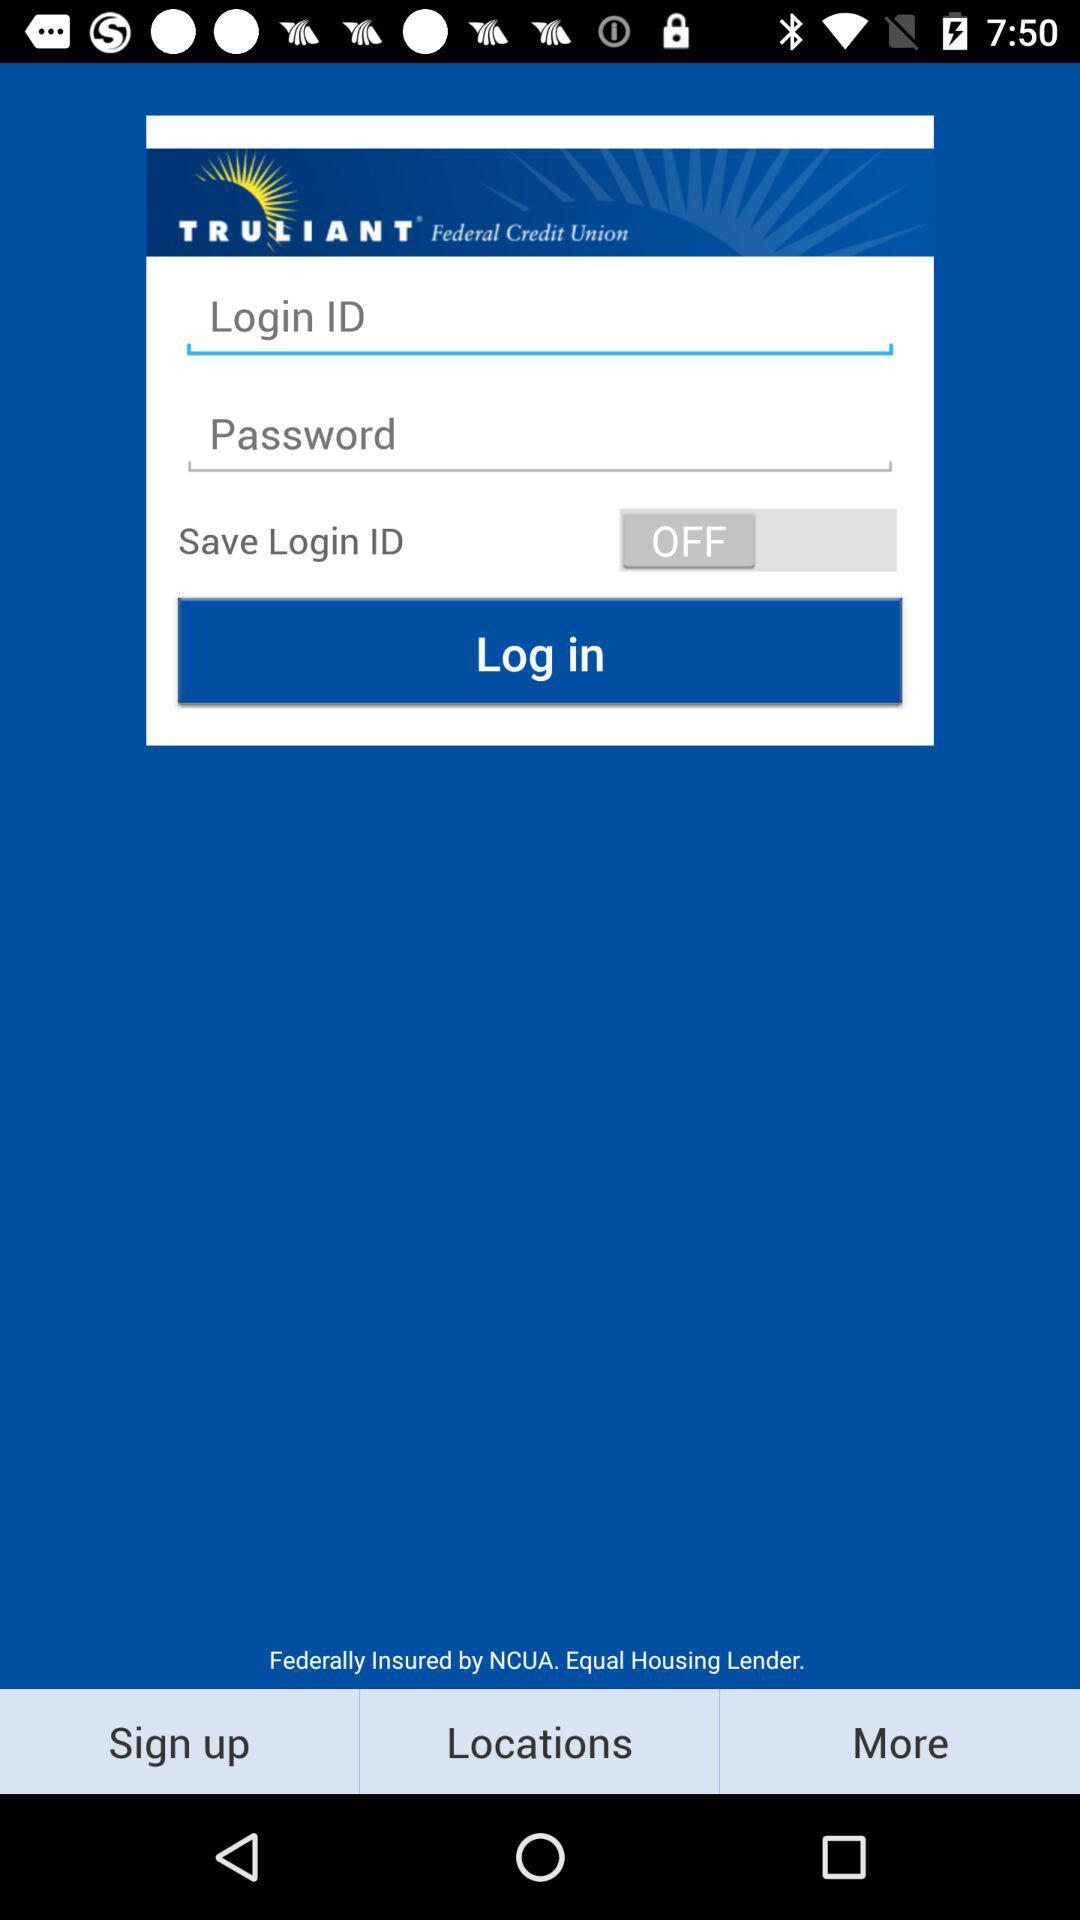  What do you see at coordinates (898, 1740) in the screenshot?
I see `the item at the bottom right corner` at bounding box center [898, 1740].